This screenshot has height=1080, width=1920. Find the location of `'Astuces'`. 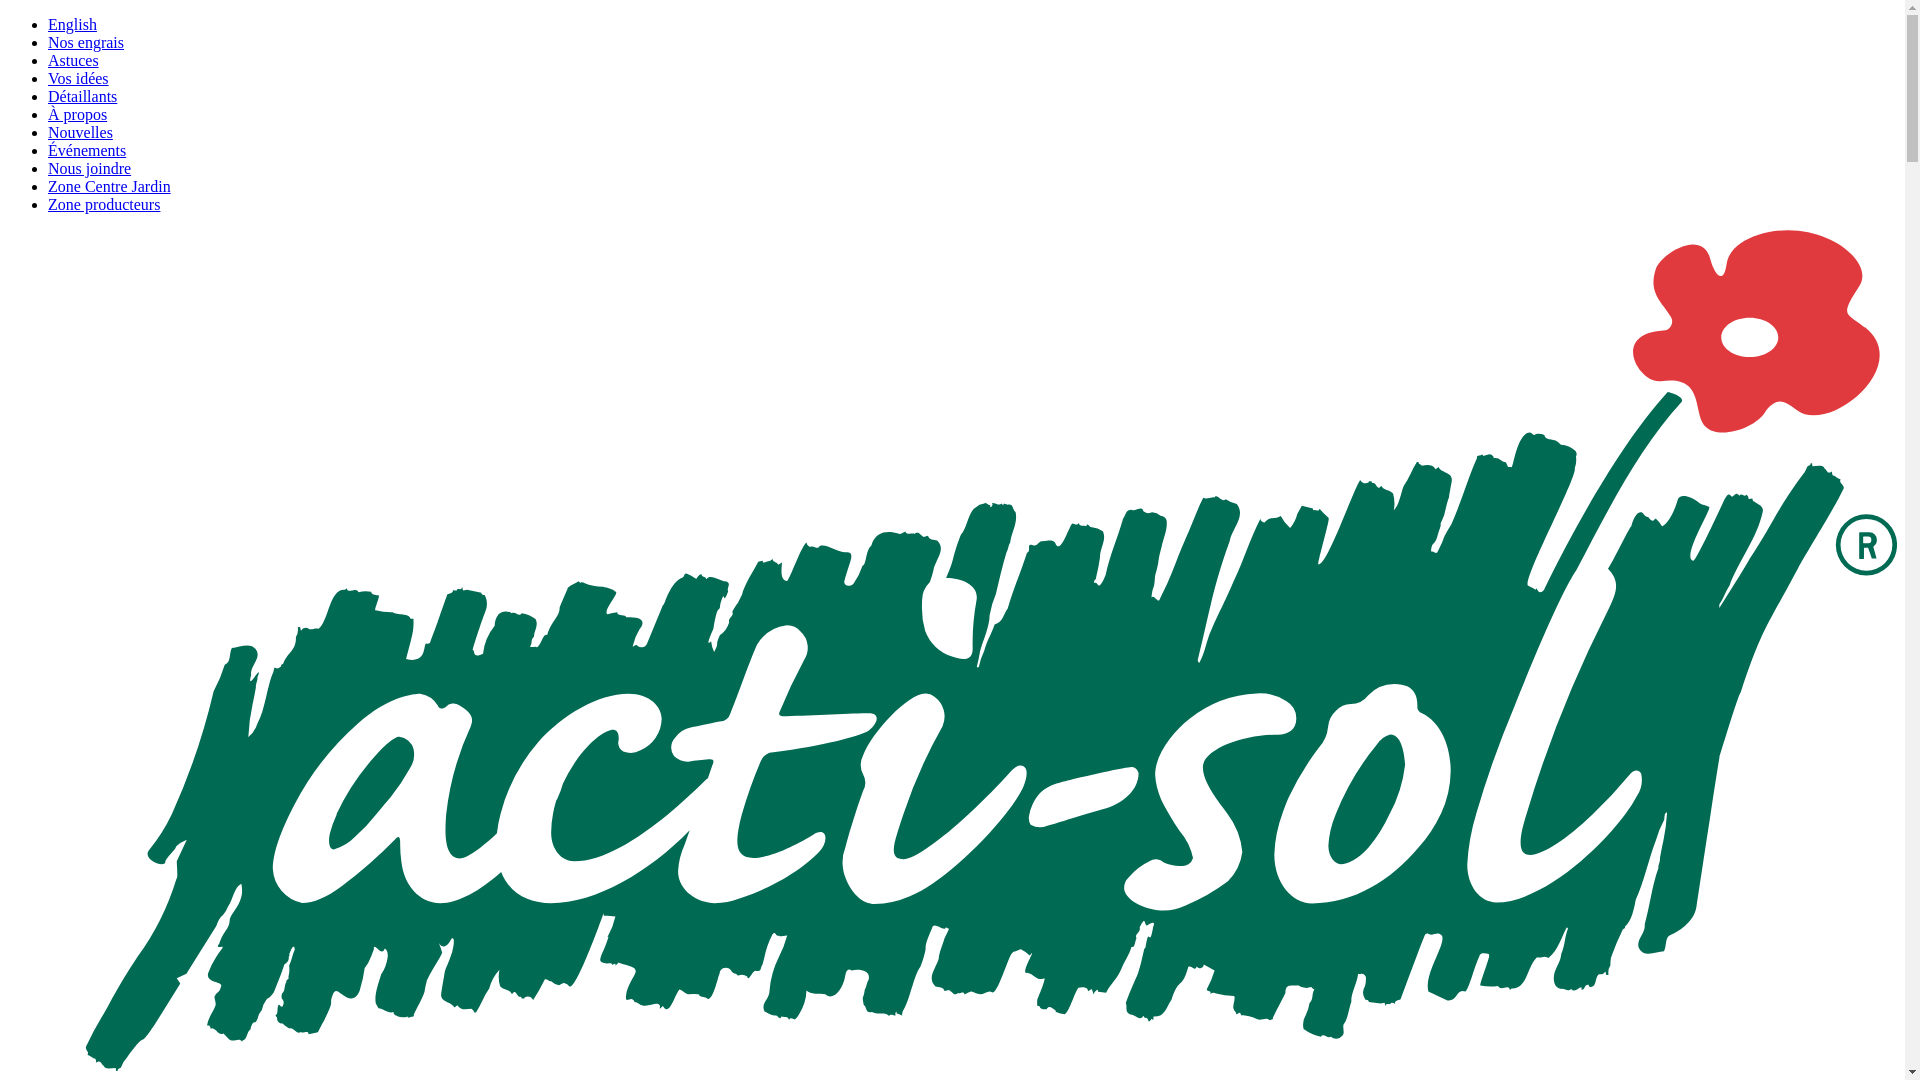

'Astuces' is located at coordinates (73, 59).